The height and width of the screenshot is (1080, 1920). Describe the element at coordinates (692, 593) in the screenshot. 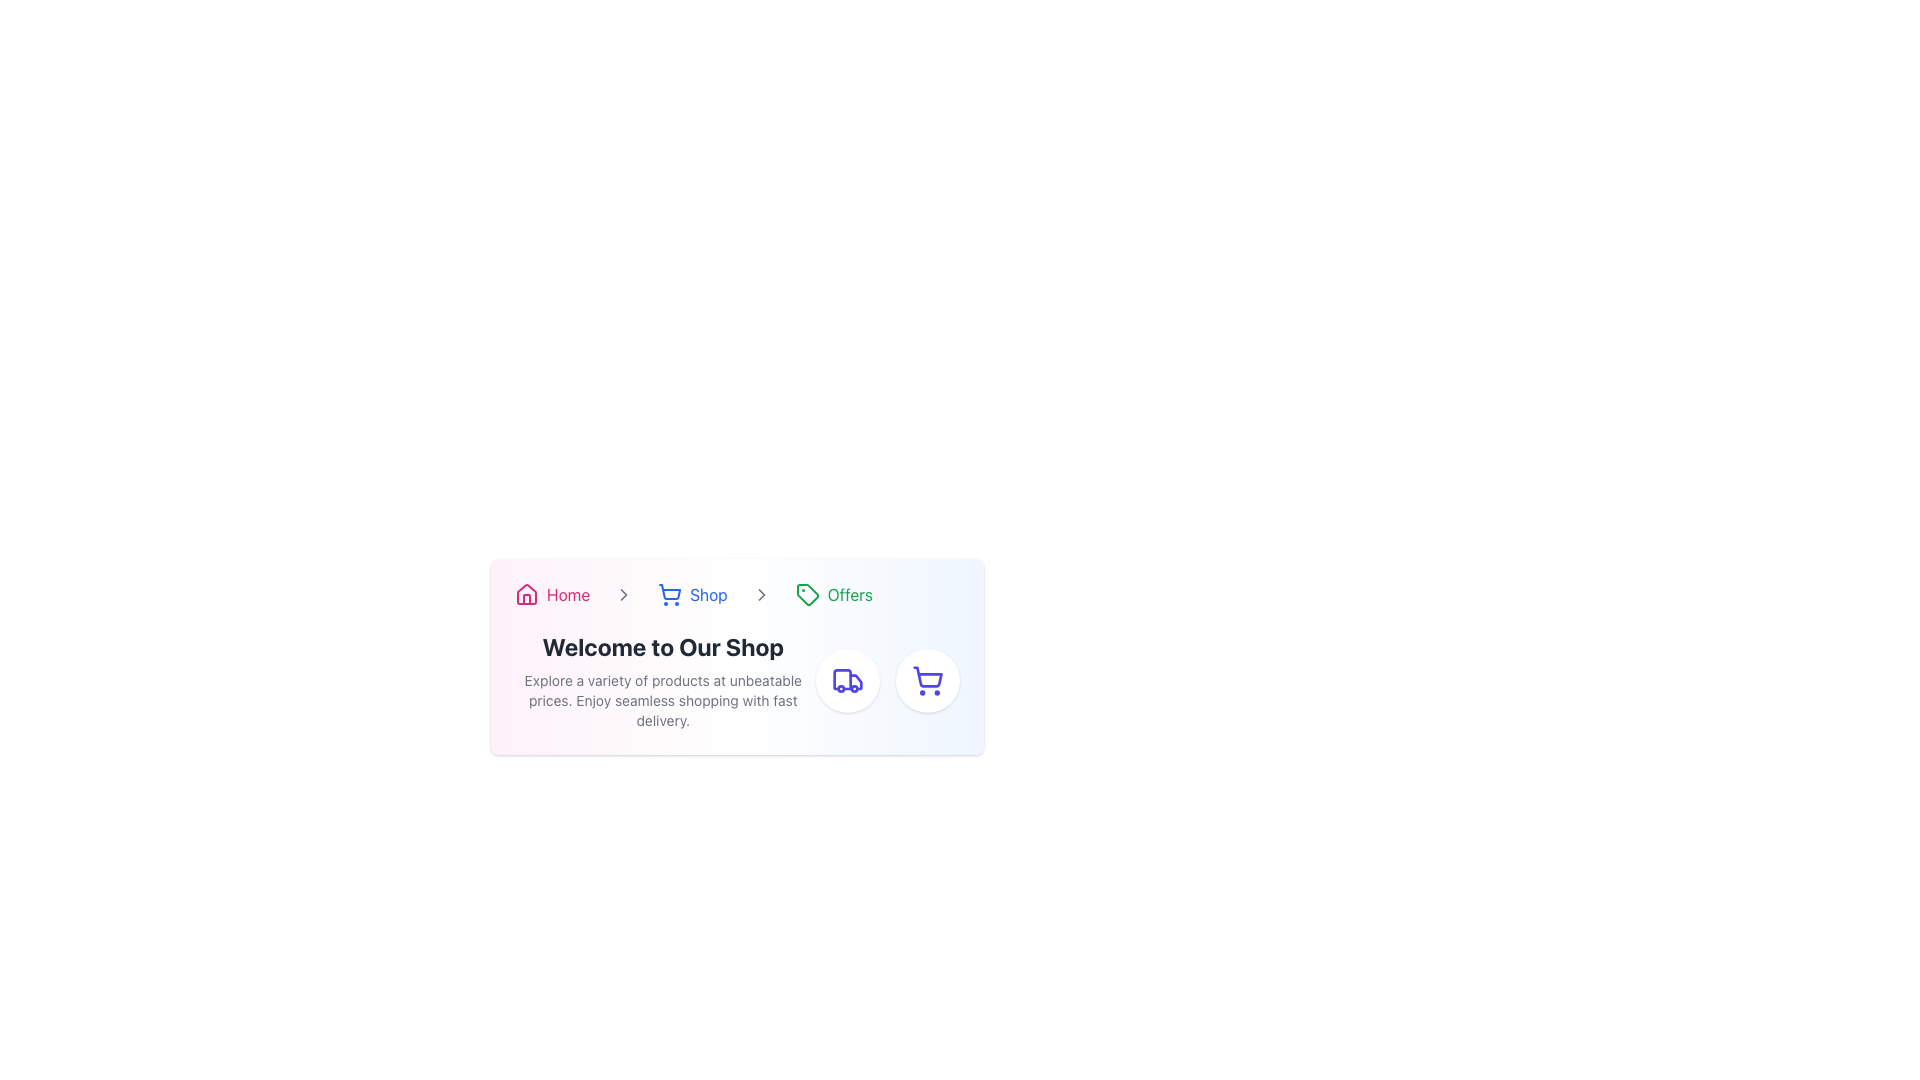

I see `the 'Shop' text label with a shopping cart icon in the breadcrumb navigation bar` at that location.